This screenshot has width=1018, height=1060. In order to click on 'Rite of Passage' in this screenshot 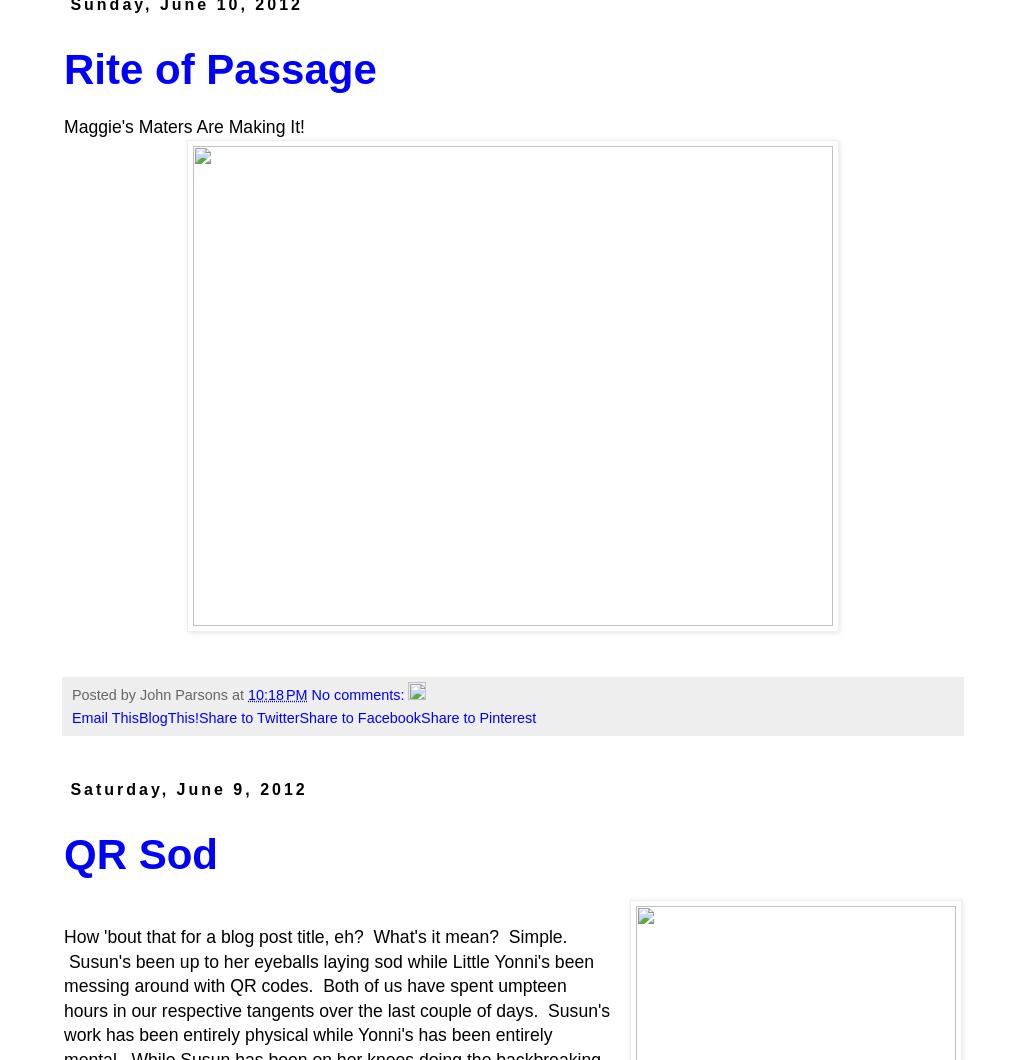, I will do `click(218, 68)`.